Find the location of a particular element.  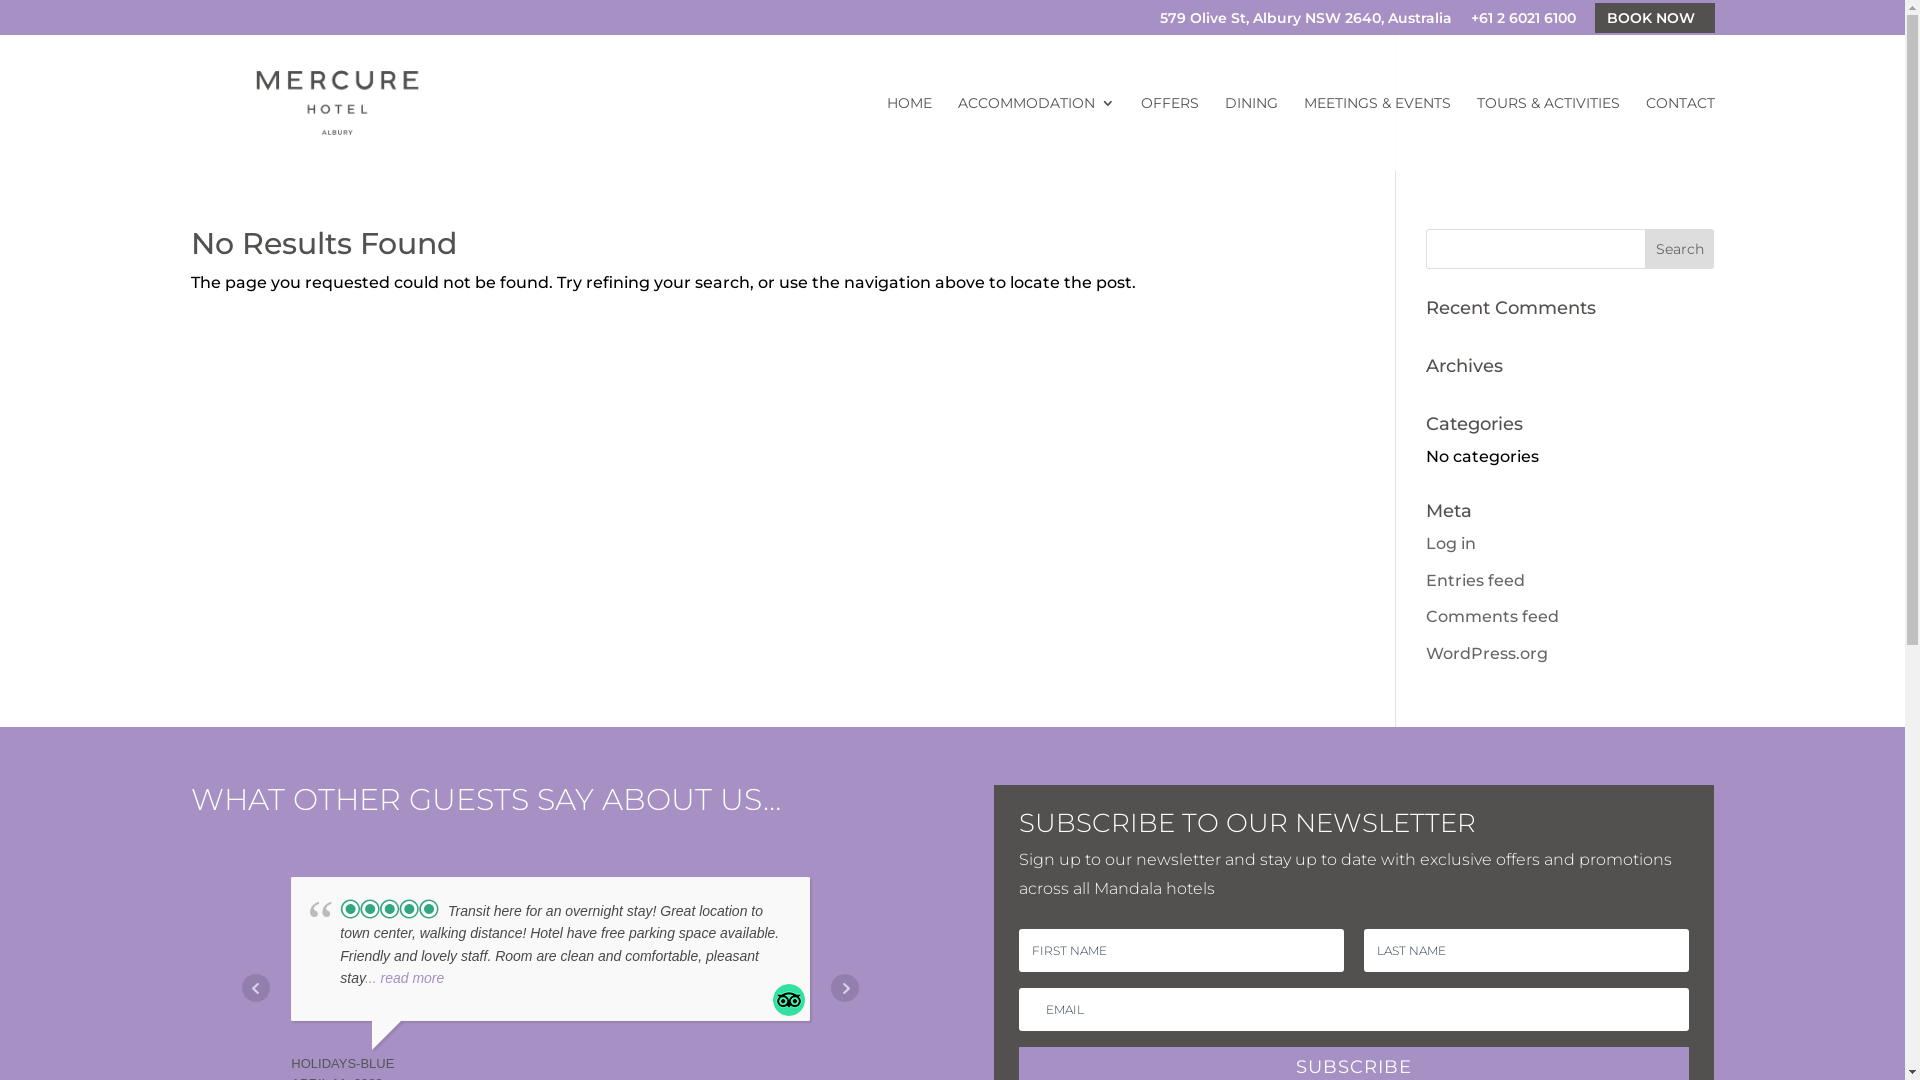

'Entries feed' is located at coordinates (1475, 580).